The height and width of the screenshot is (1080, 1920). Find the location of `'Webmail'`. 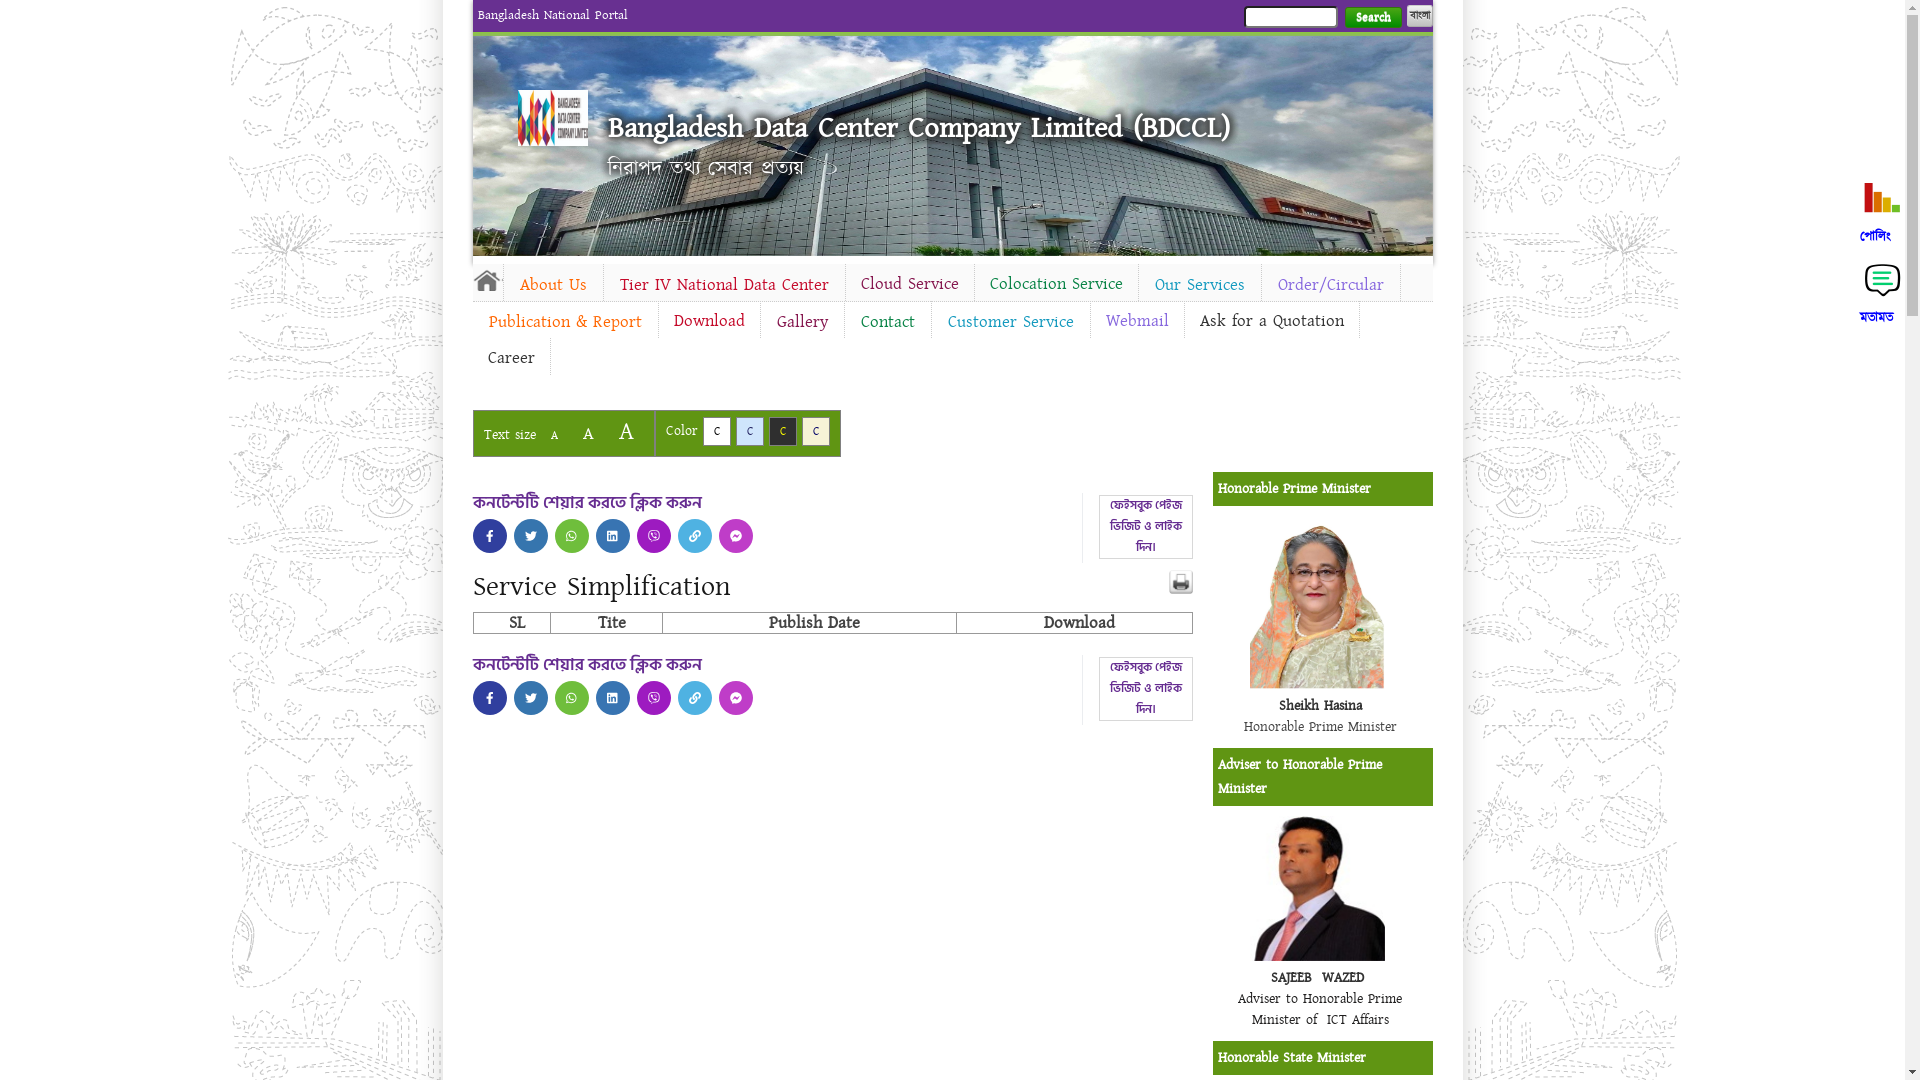

'Webmail' is located at coordinates (1136, 319).